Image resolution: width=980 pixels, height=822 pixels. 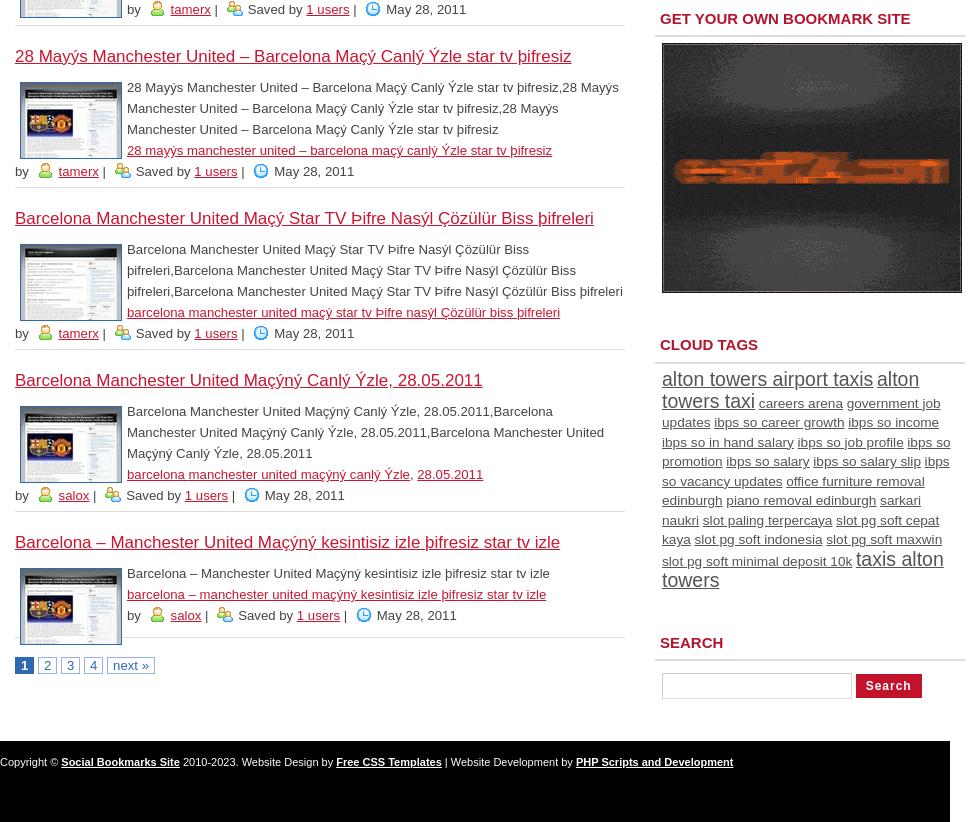 I want to click on '2', so click(x=47, y=664).